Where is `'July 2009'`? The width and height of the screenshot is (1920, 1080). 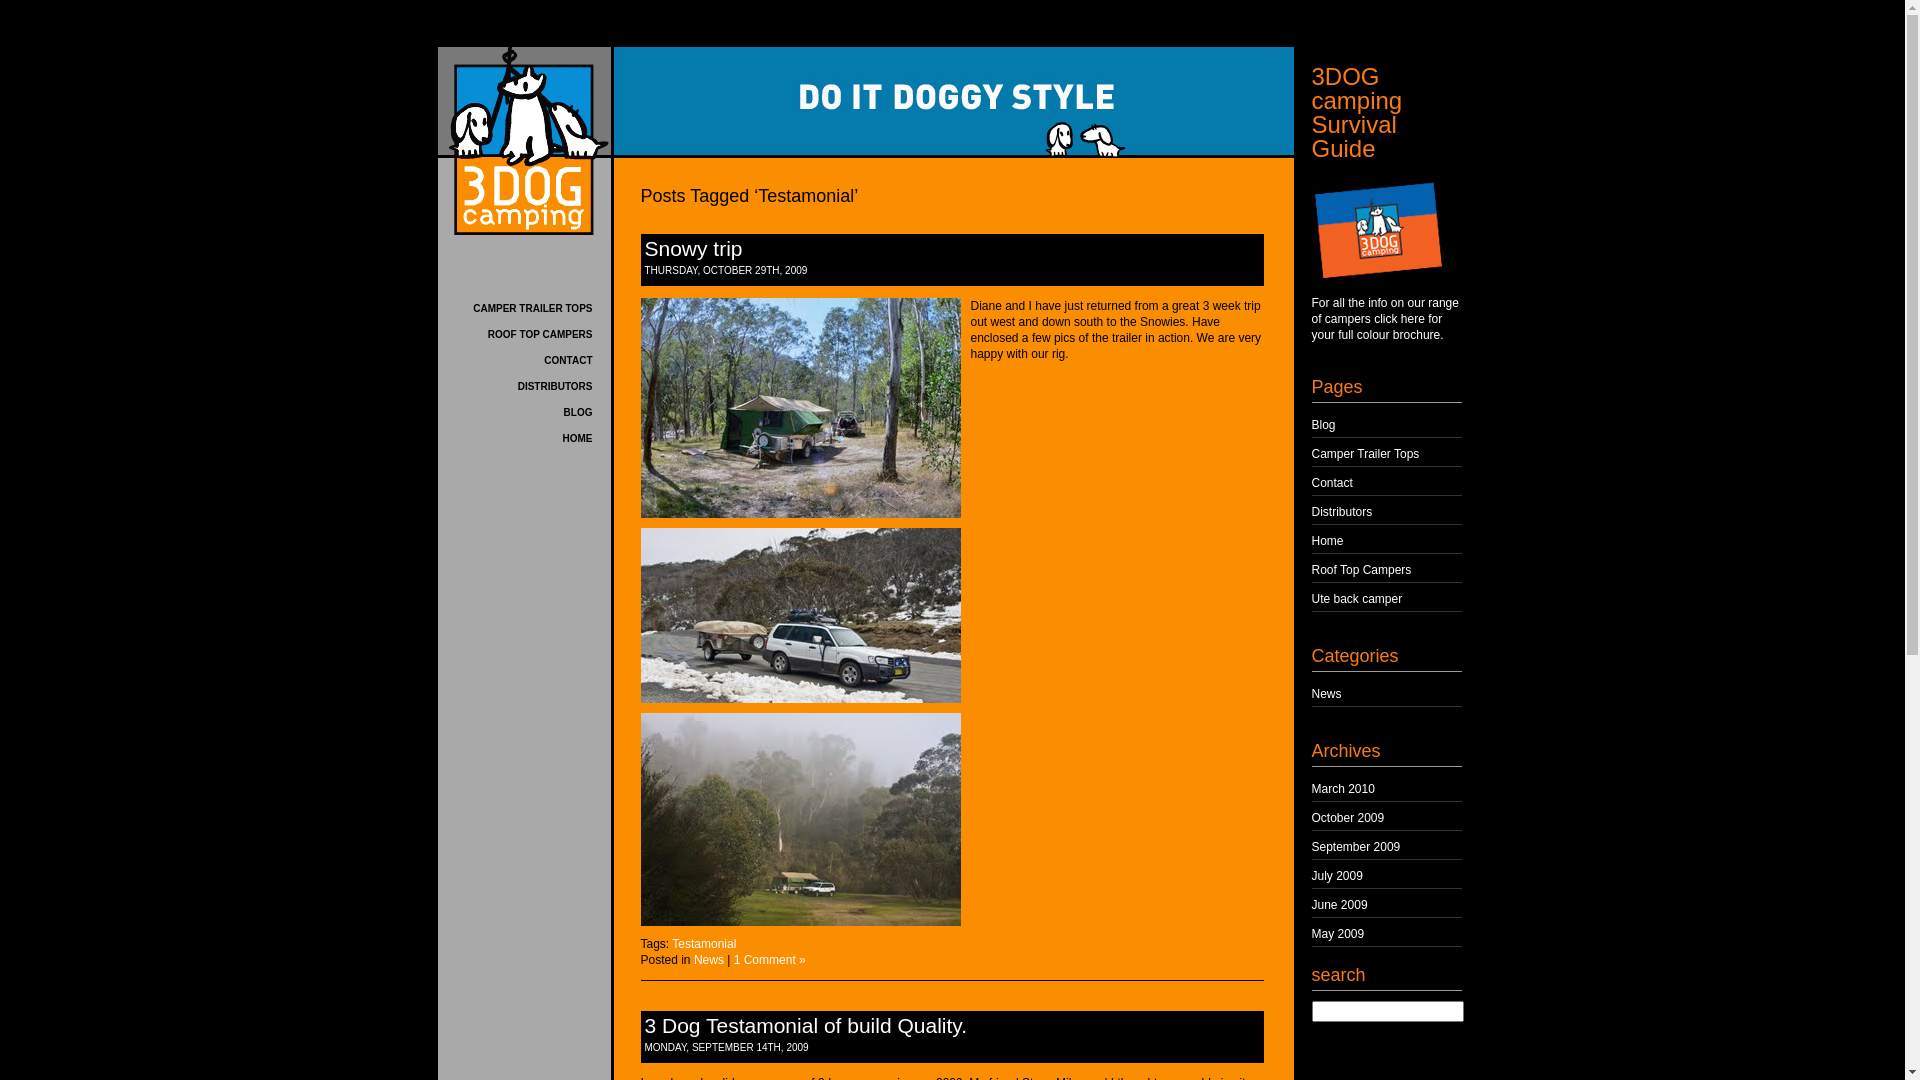 'July 2009' is located at coordinates (1337, 874).